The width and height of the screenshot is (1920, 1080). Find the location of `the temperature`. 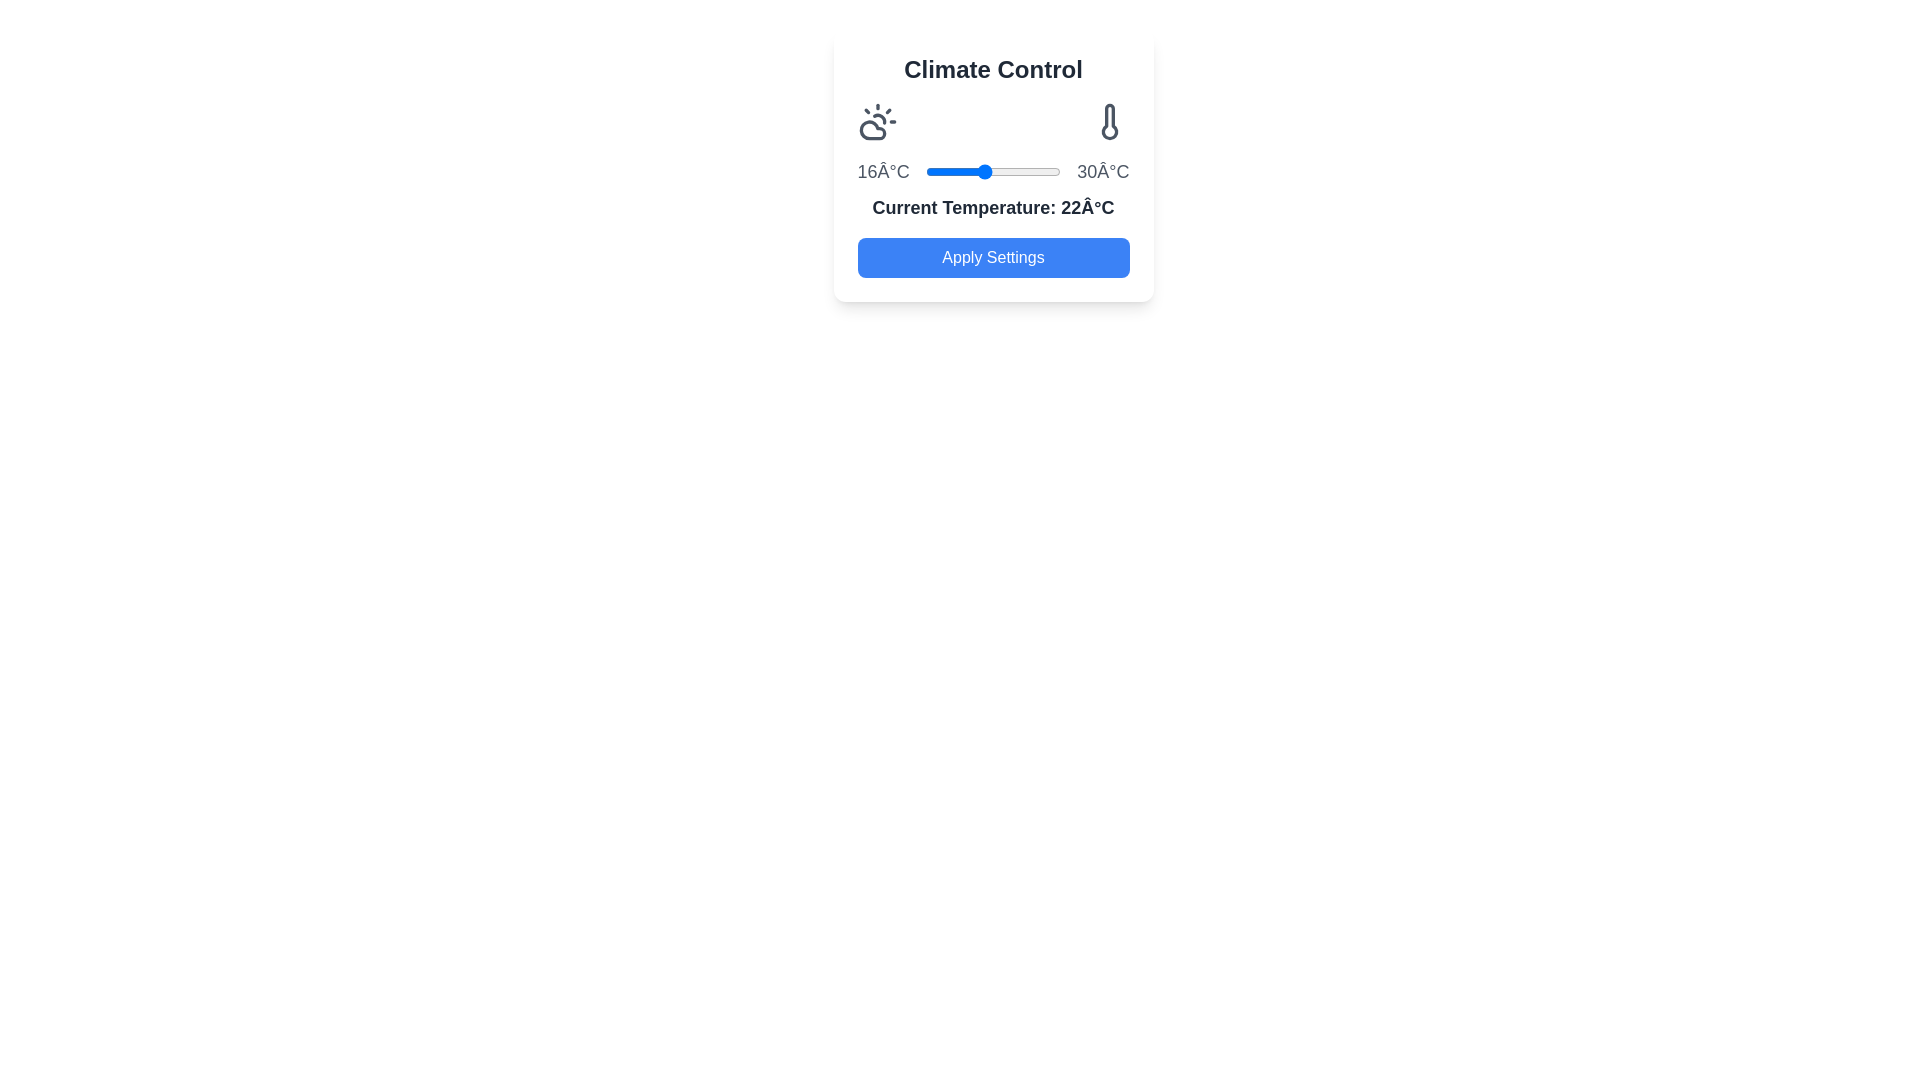

the temperature is located at coordinates (1050, 171).